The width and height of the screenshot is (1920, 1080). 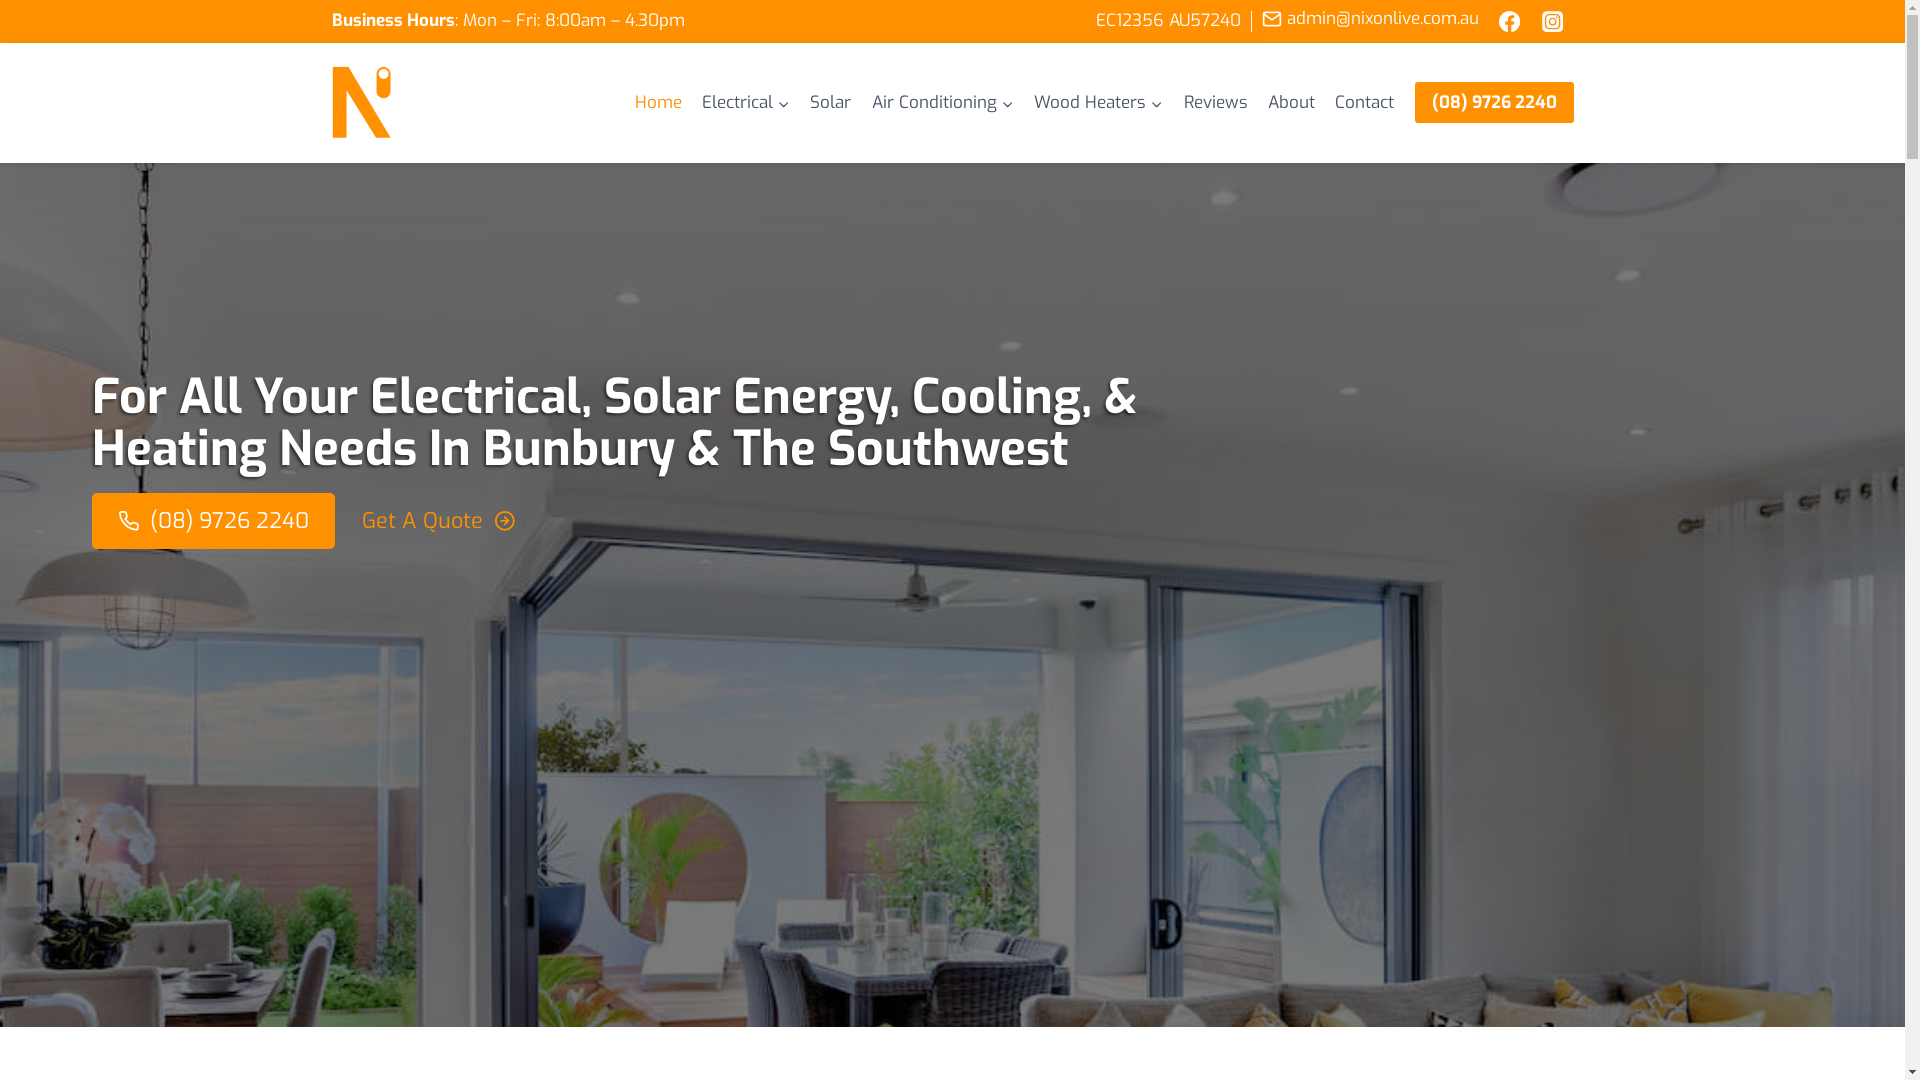 I want to click on 'Reviews', so click(x=1213, y=101).